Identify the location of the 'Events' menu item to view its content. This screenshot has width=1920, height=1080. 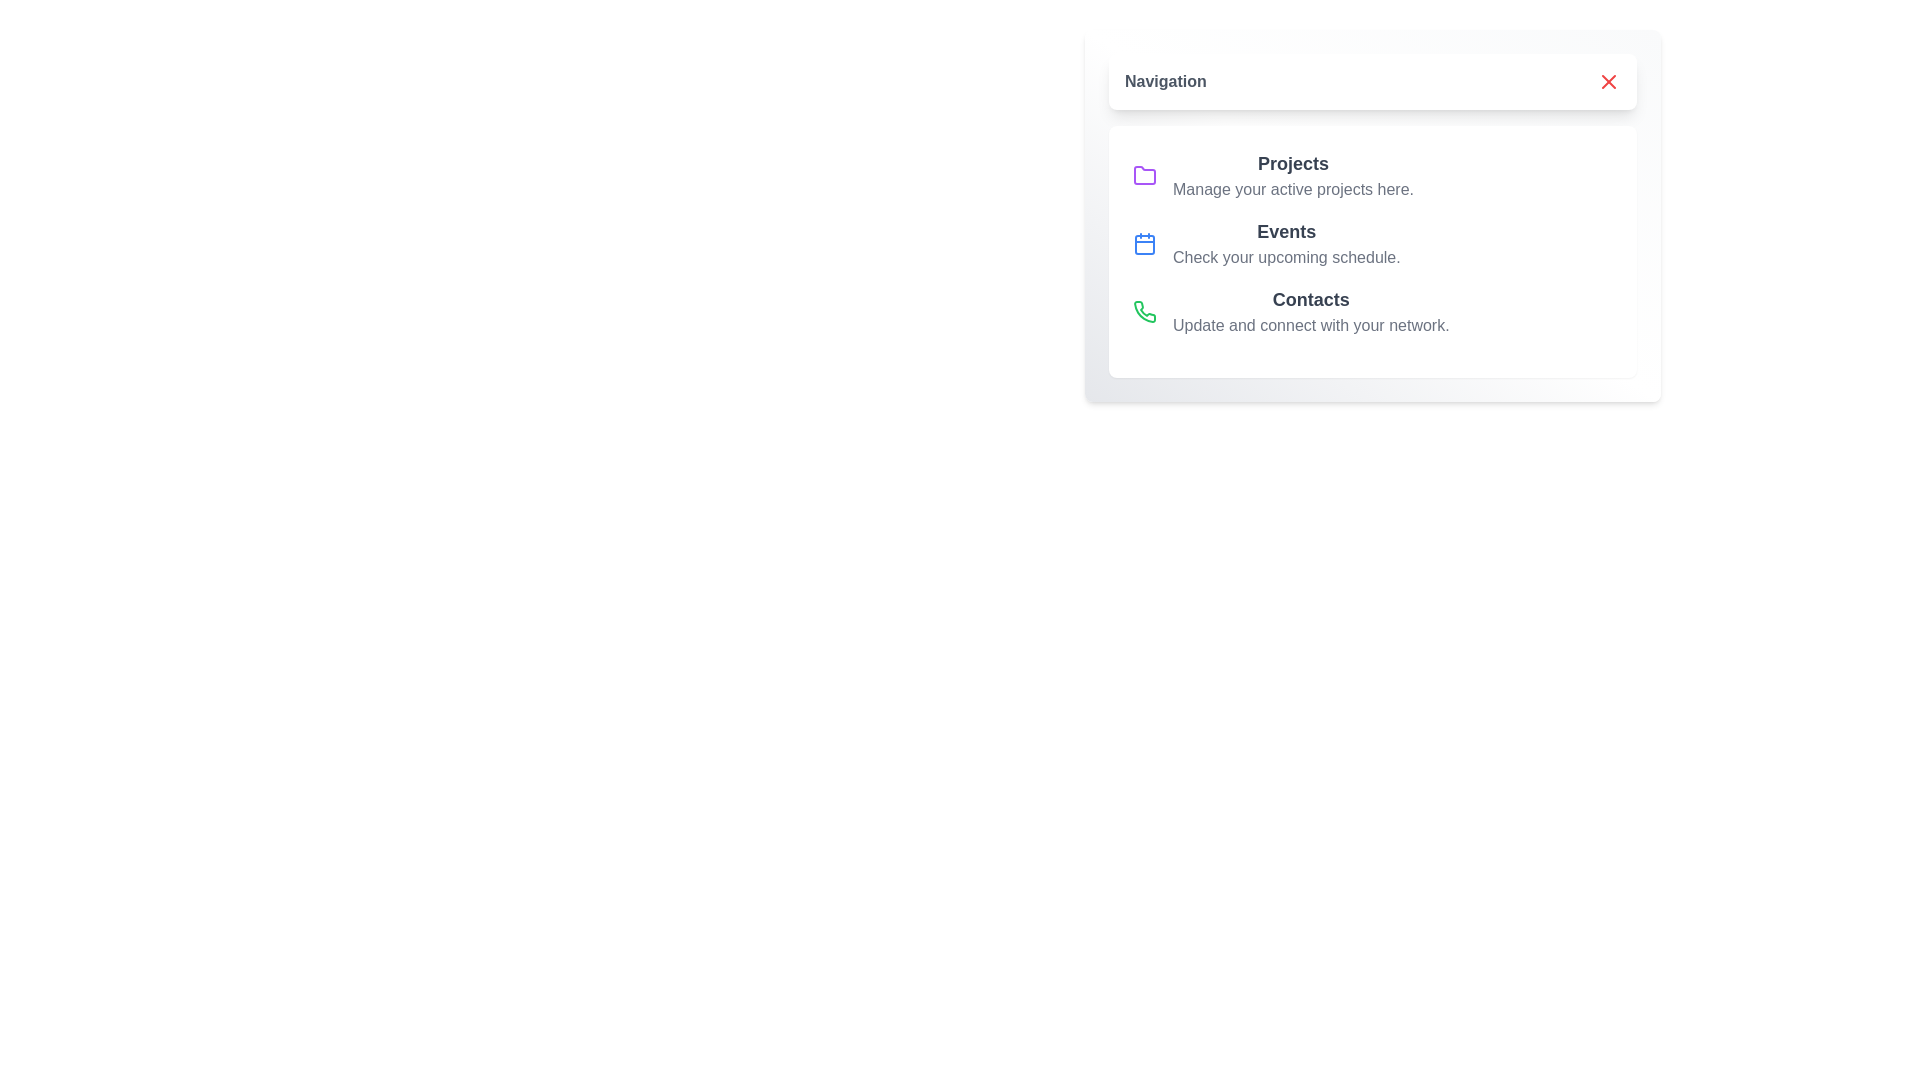
(1286, 242).